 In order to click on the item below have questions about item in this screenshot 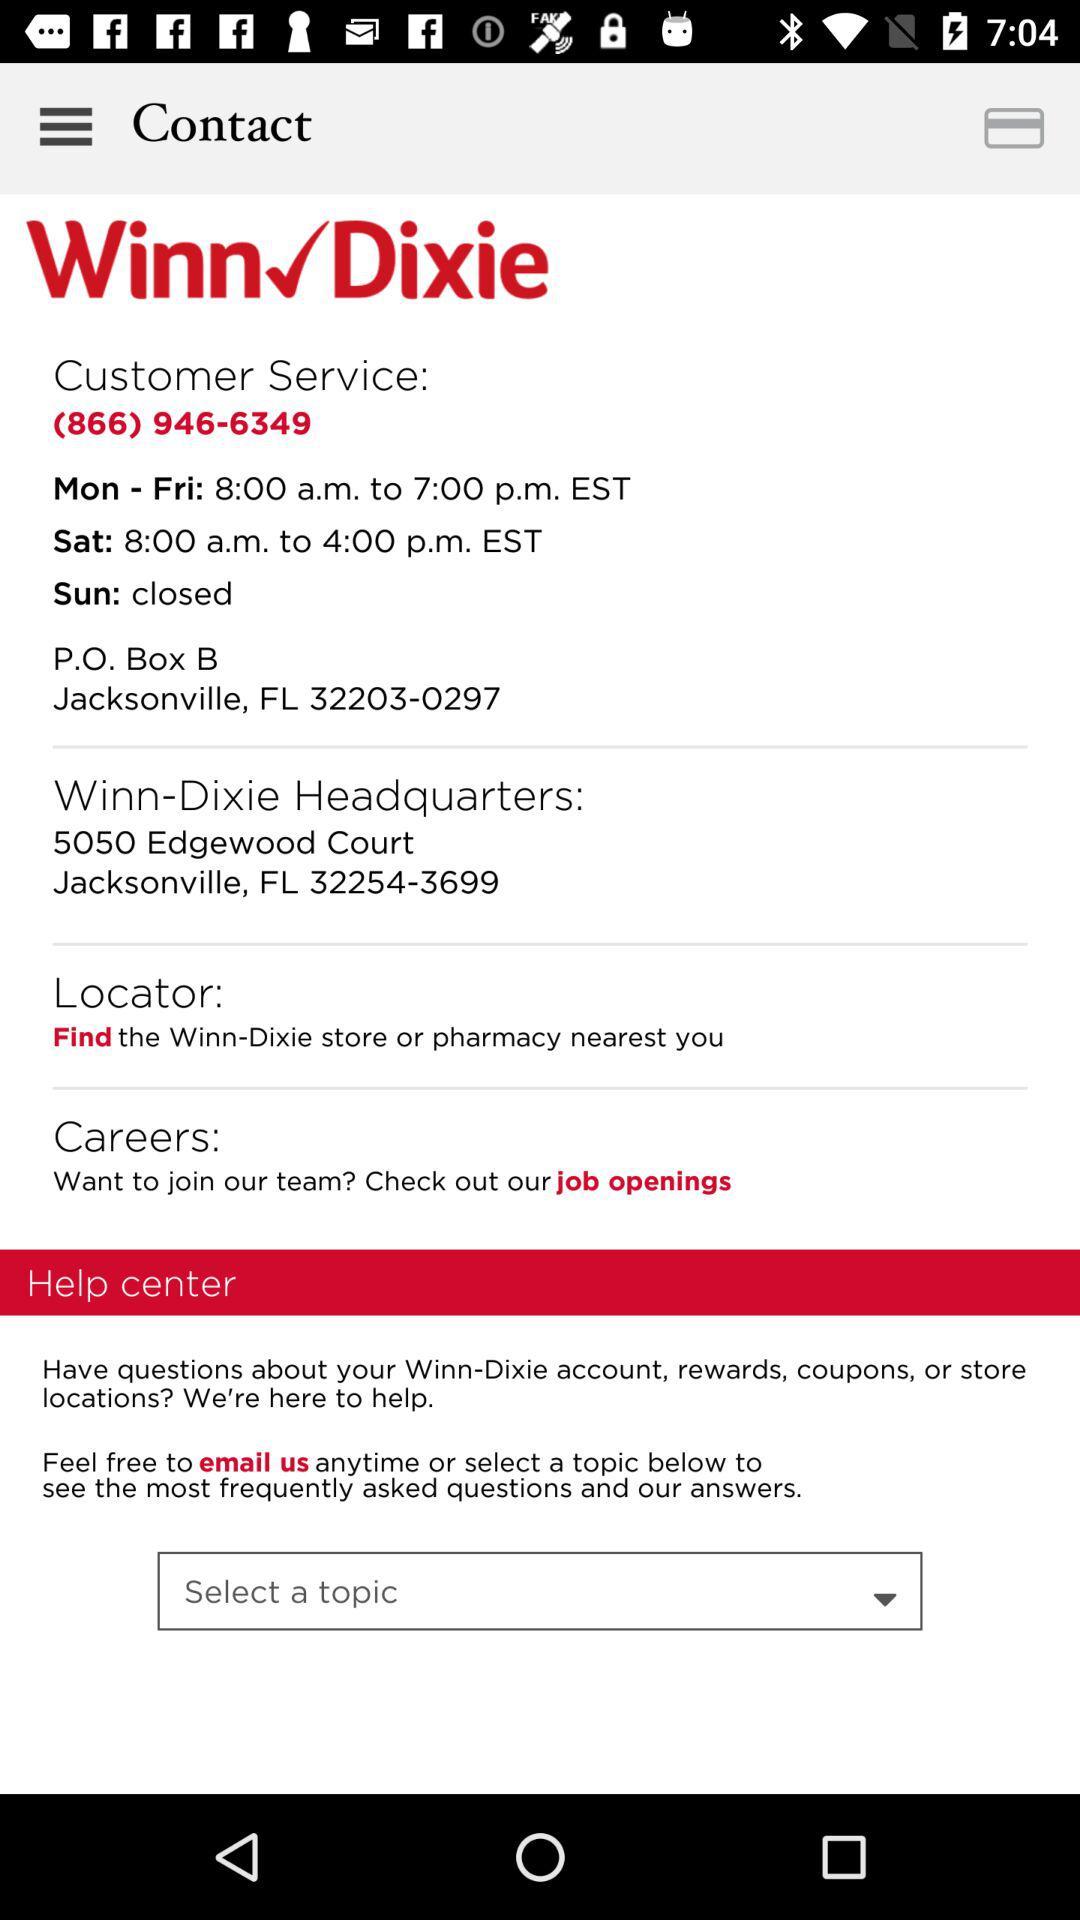, I will do `click(537, 1461)`.